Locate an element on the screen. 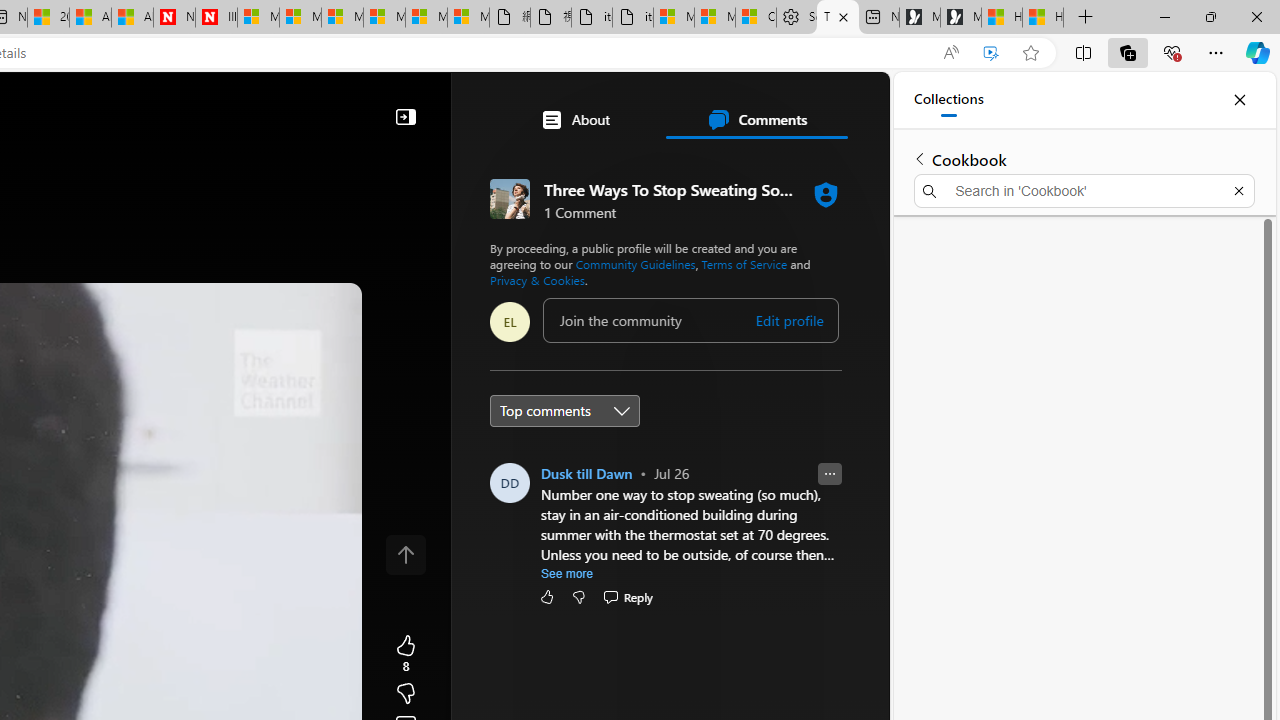 The width and height of the screenshot is (1280, 720). '20 Ways to Boost Your Protein Intake at Every Meal' is located at coordinates (48, 17).